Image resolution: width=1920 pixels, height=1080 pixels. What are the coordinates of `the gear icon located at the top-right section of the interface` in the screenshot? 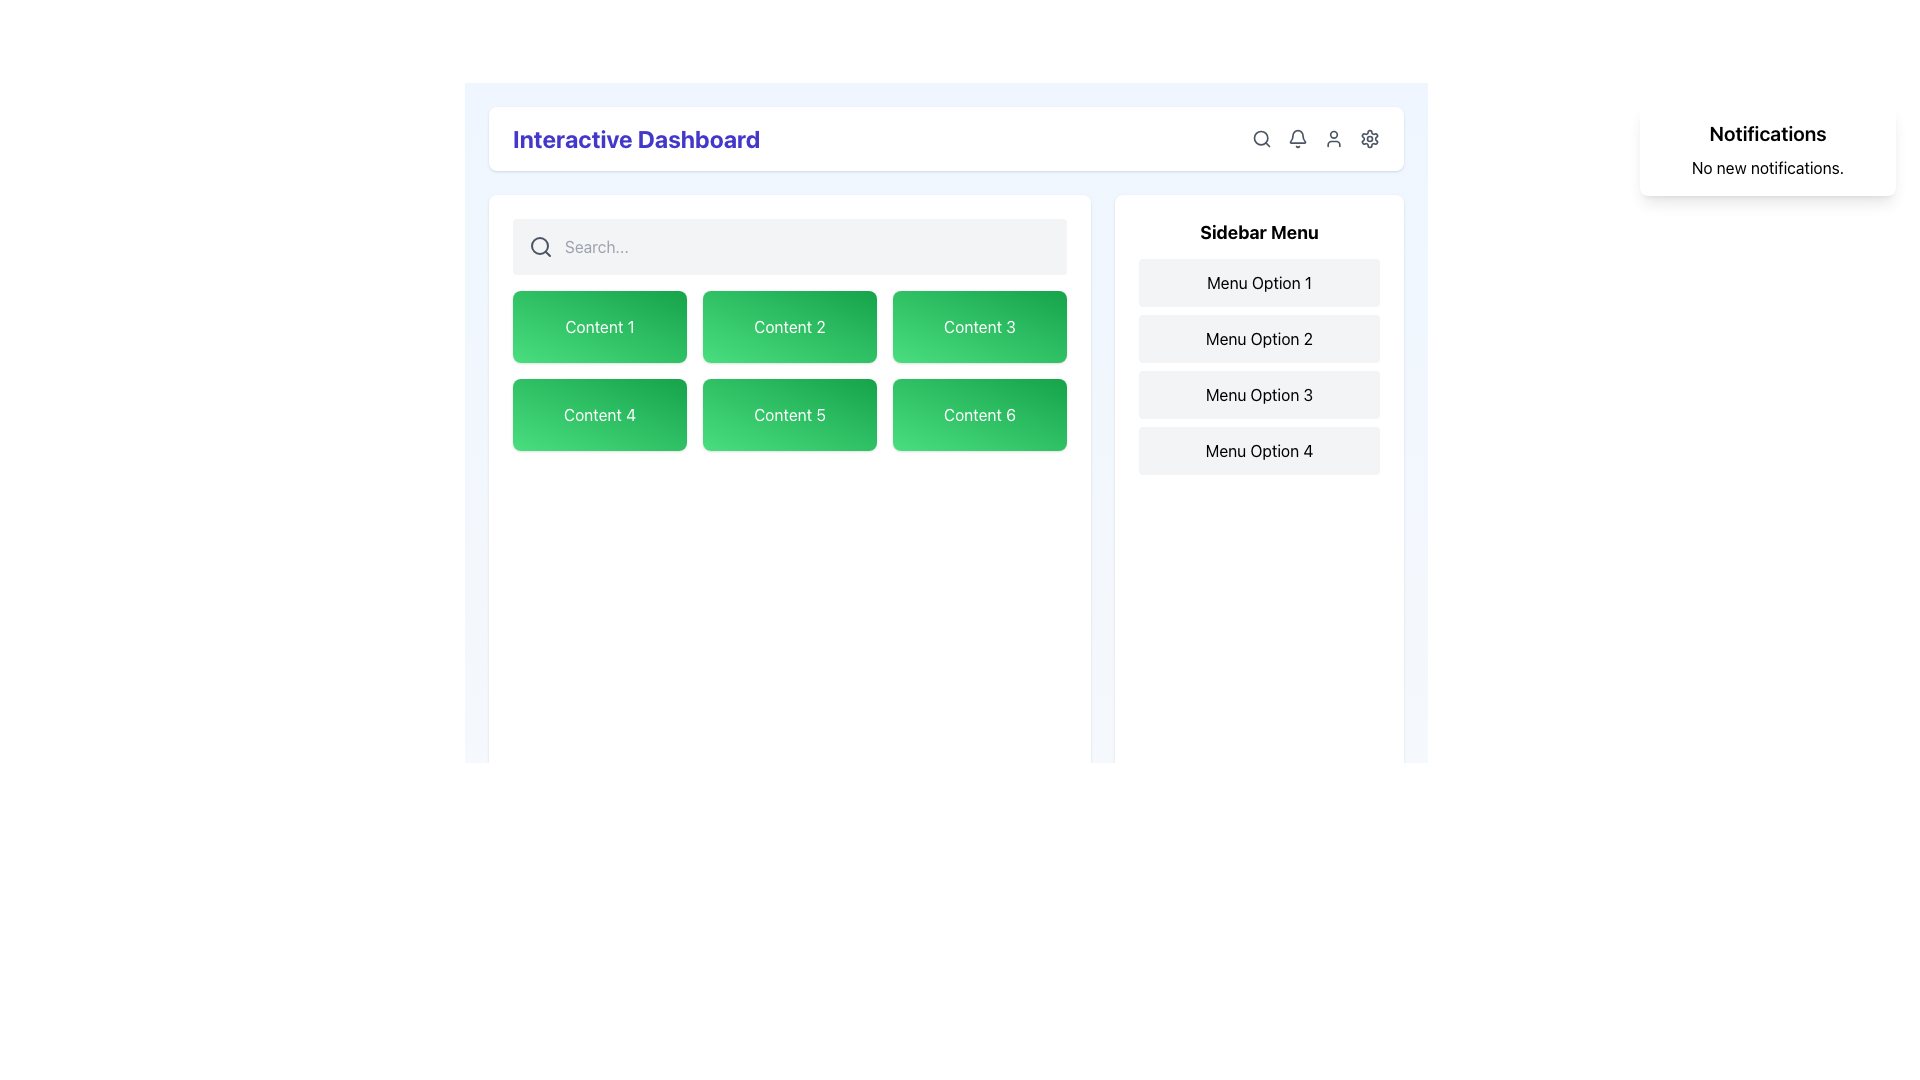 It's located at (1368, 137).